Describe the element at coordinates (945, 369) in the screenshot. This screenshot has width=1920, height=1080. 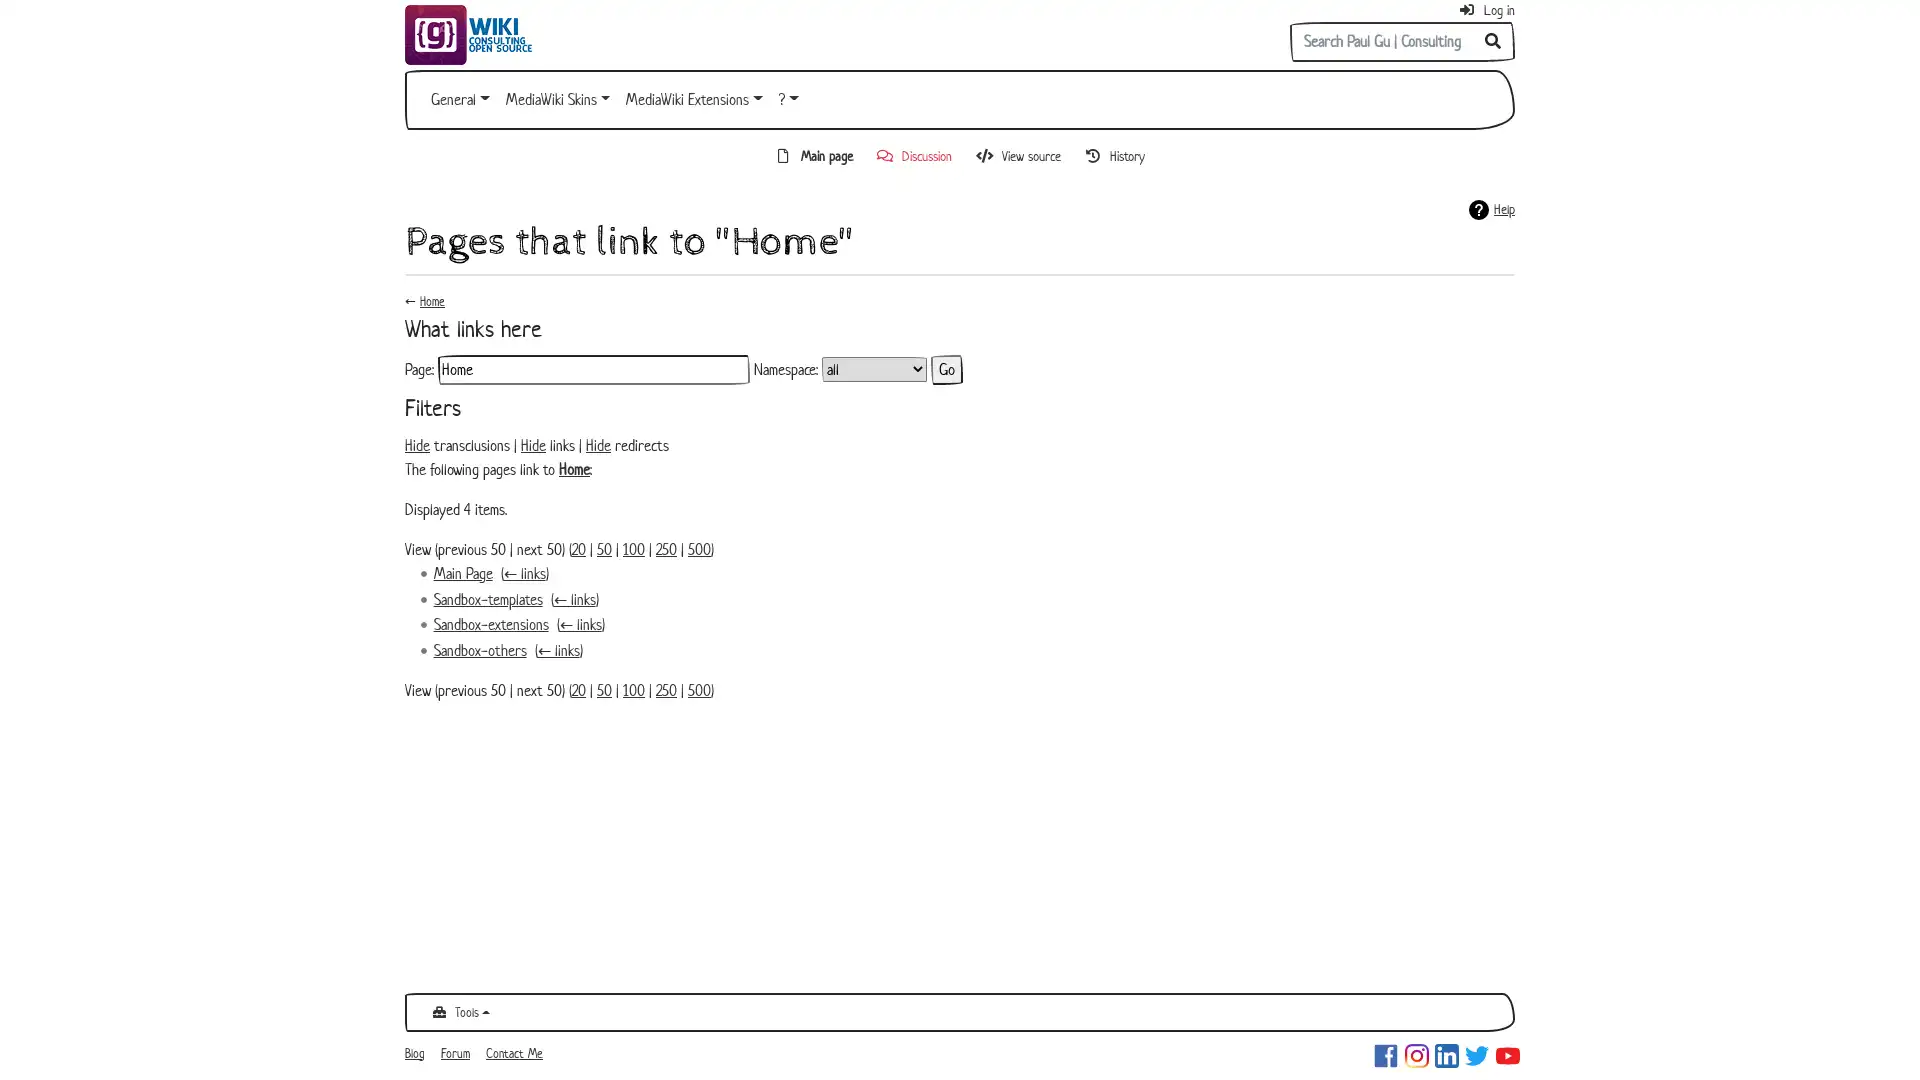
I see `Go` at that location.